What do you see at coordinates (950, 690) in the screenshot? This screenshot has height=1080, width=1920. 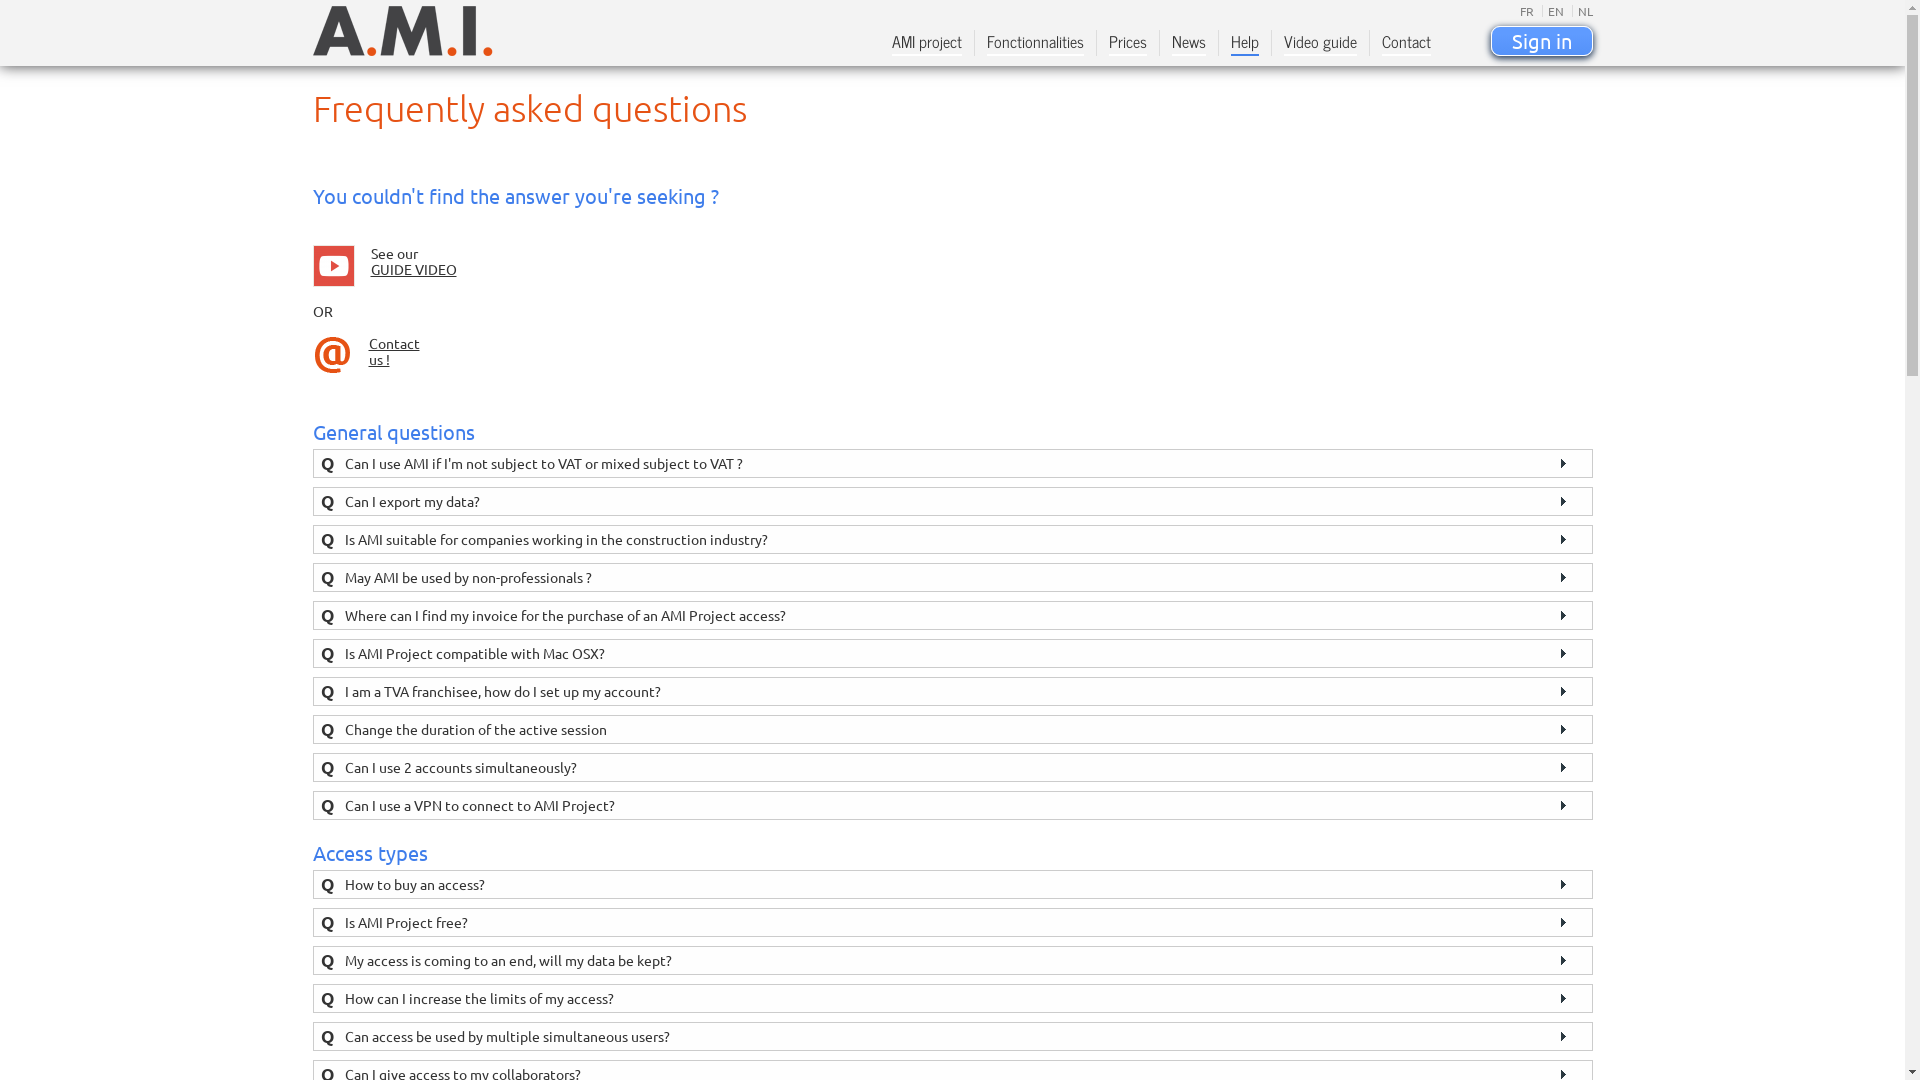 I see `'Q I am a TVA franchisee, how do I set up my account?'` at bounding box center [950, 690].